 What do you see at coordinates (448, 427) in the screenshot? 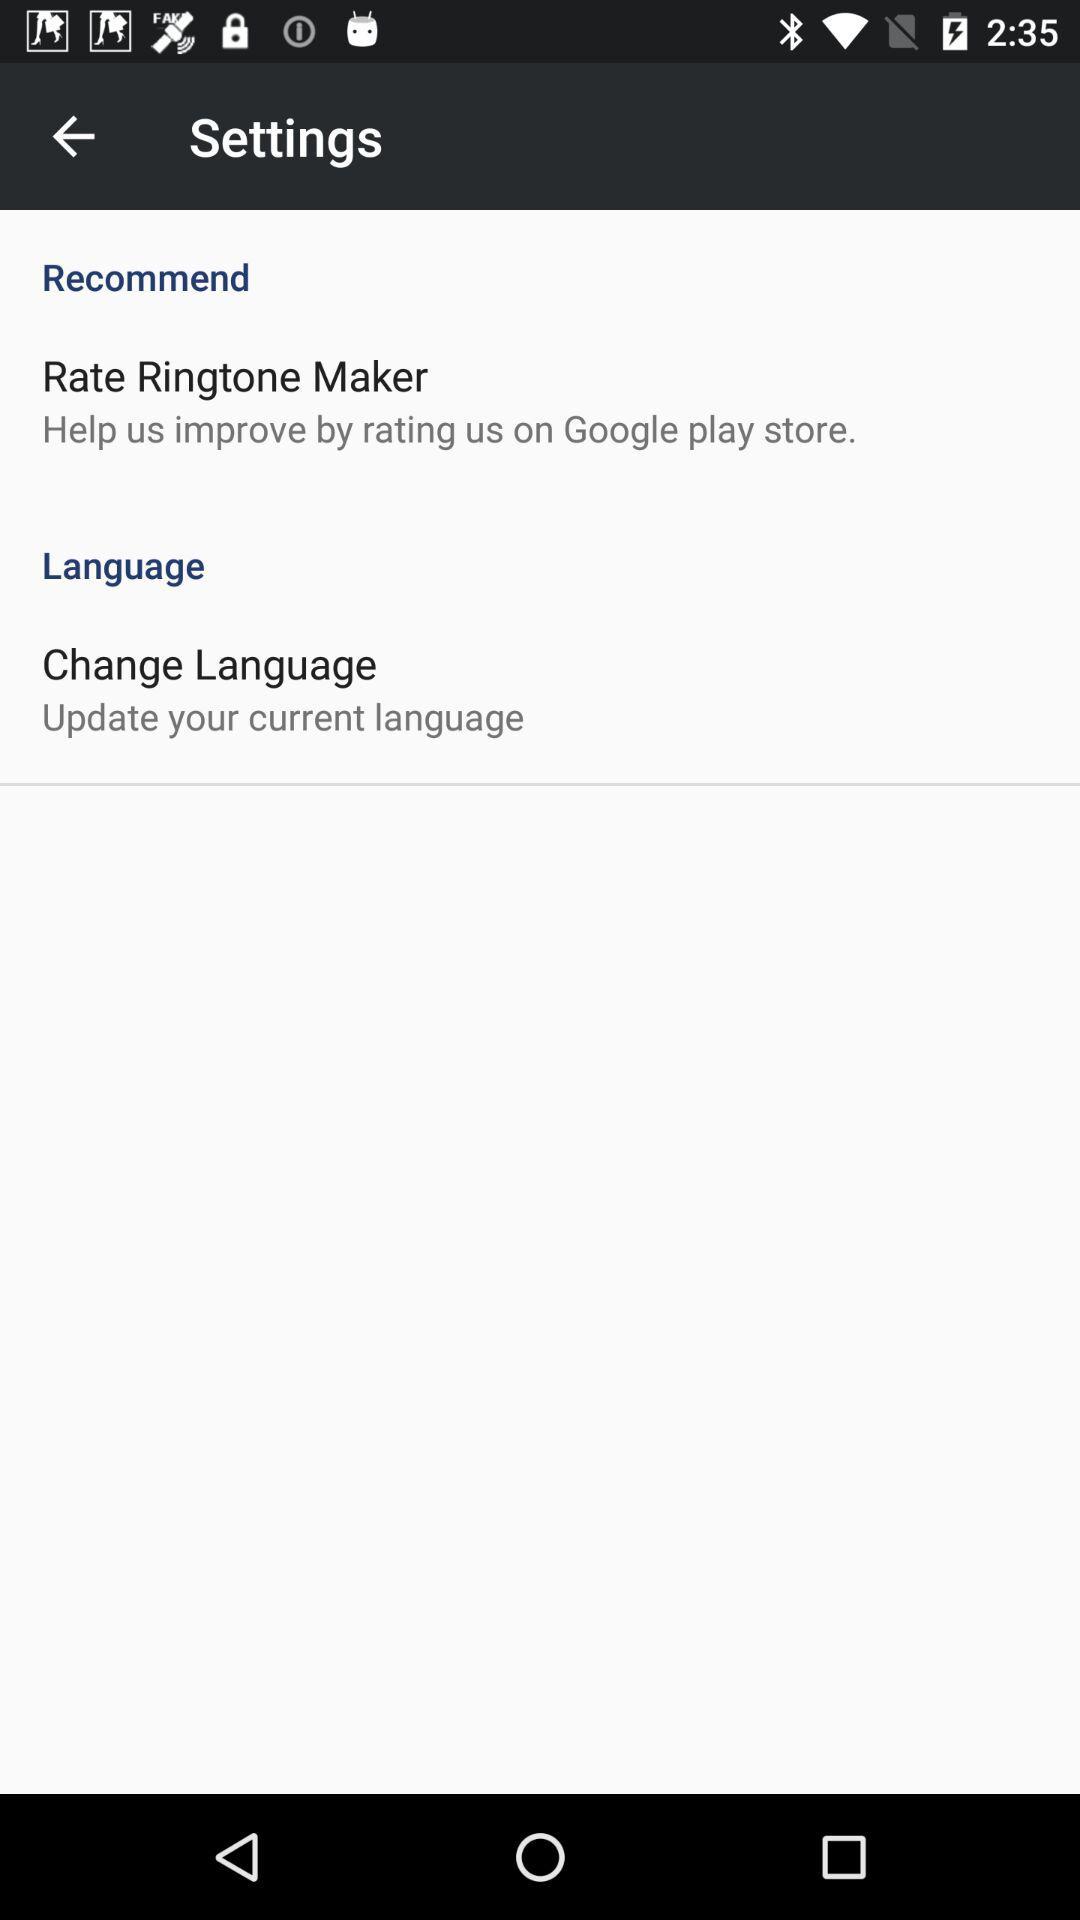
I see `the help us improve item` at bounding box center [448, 427].